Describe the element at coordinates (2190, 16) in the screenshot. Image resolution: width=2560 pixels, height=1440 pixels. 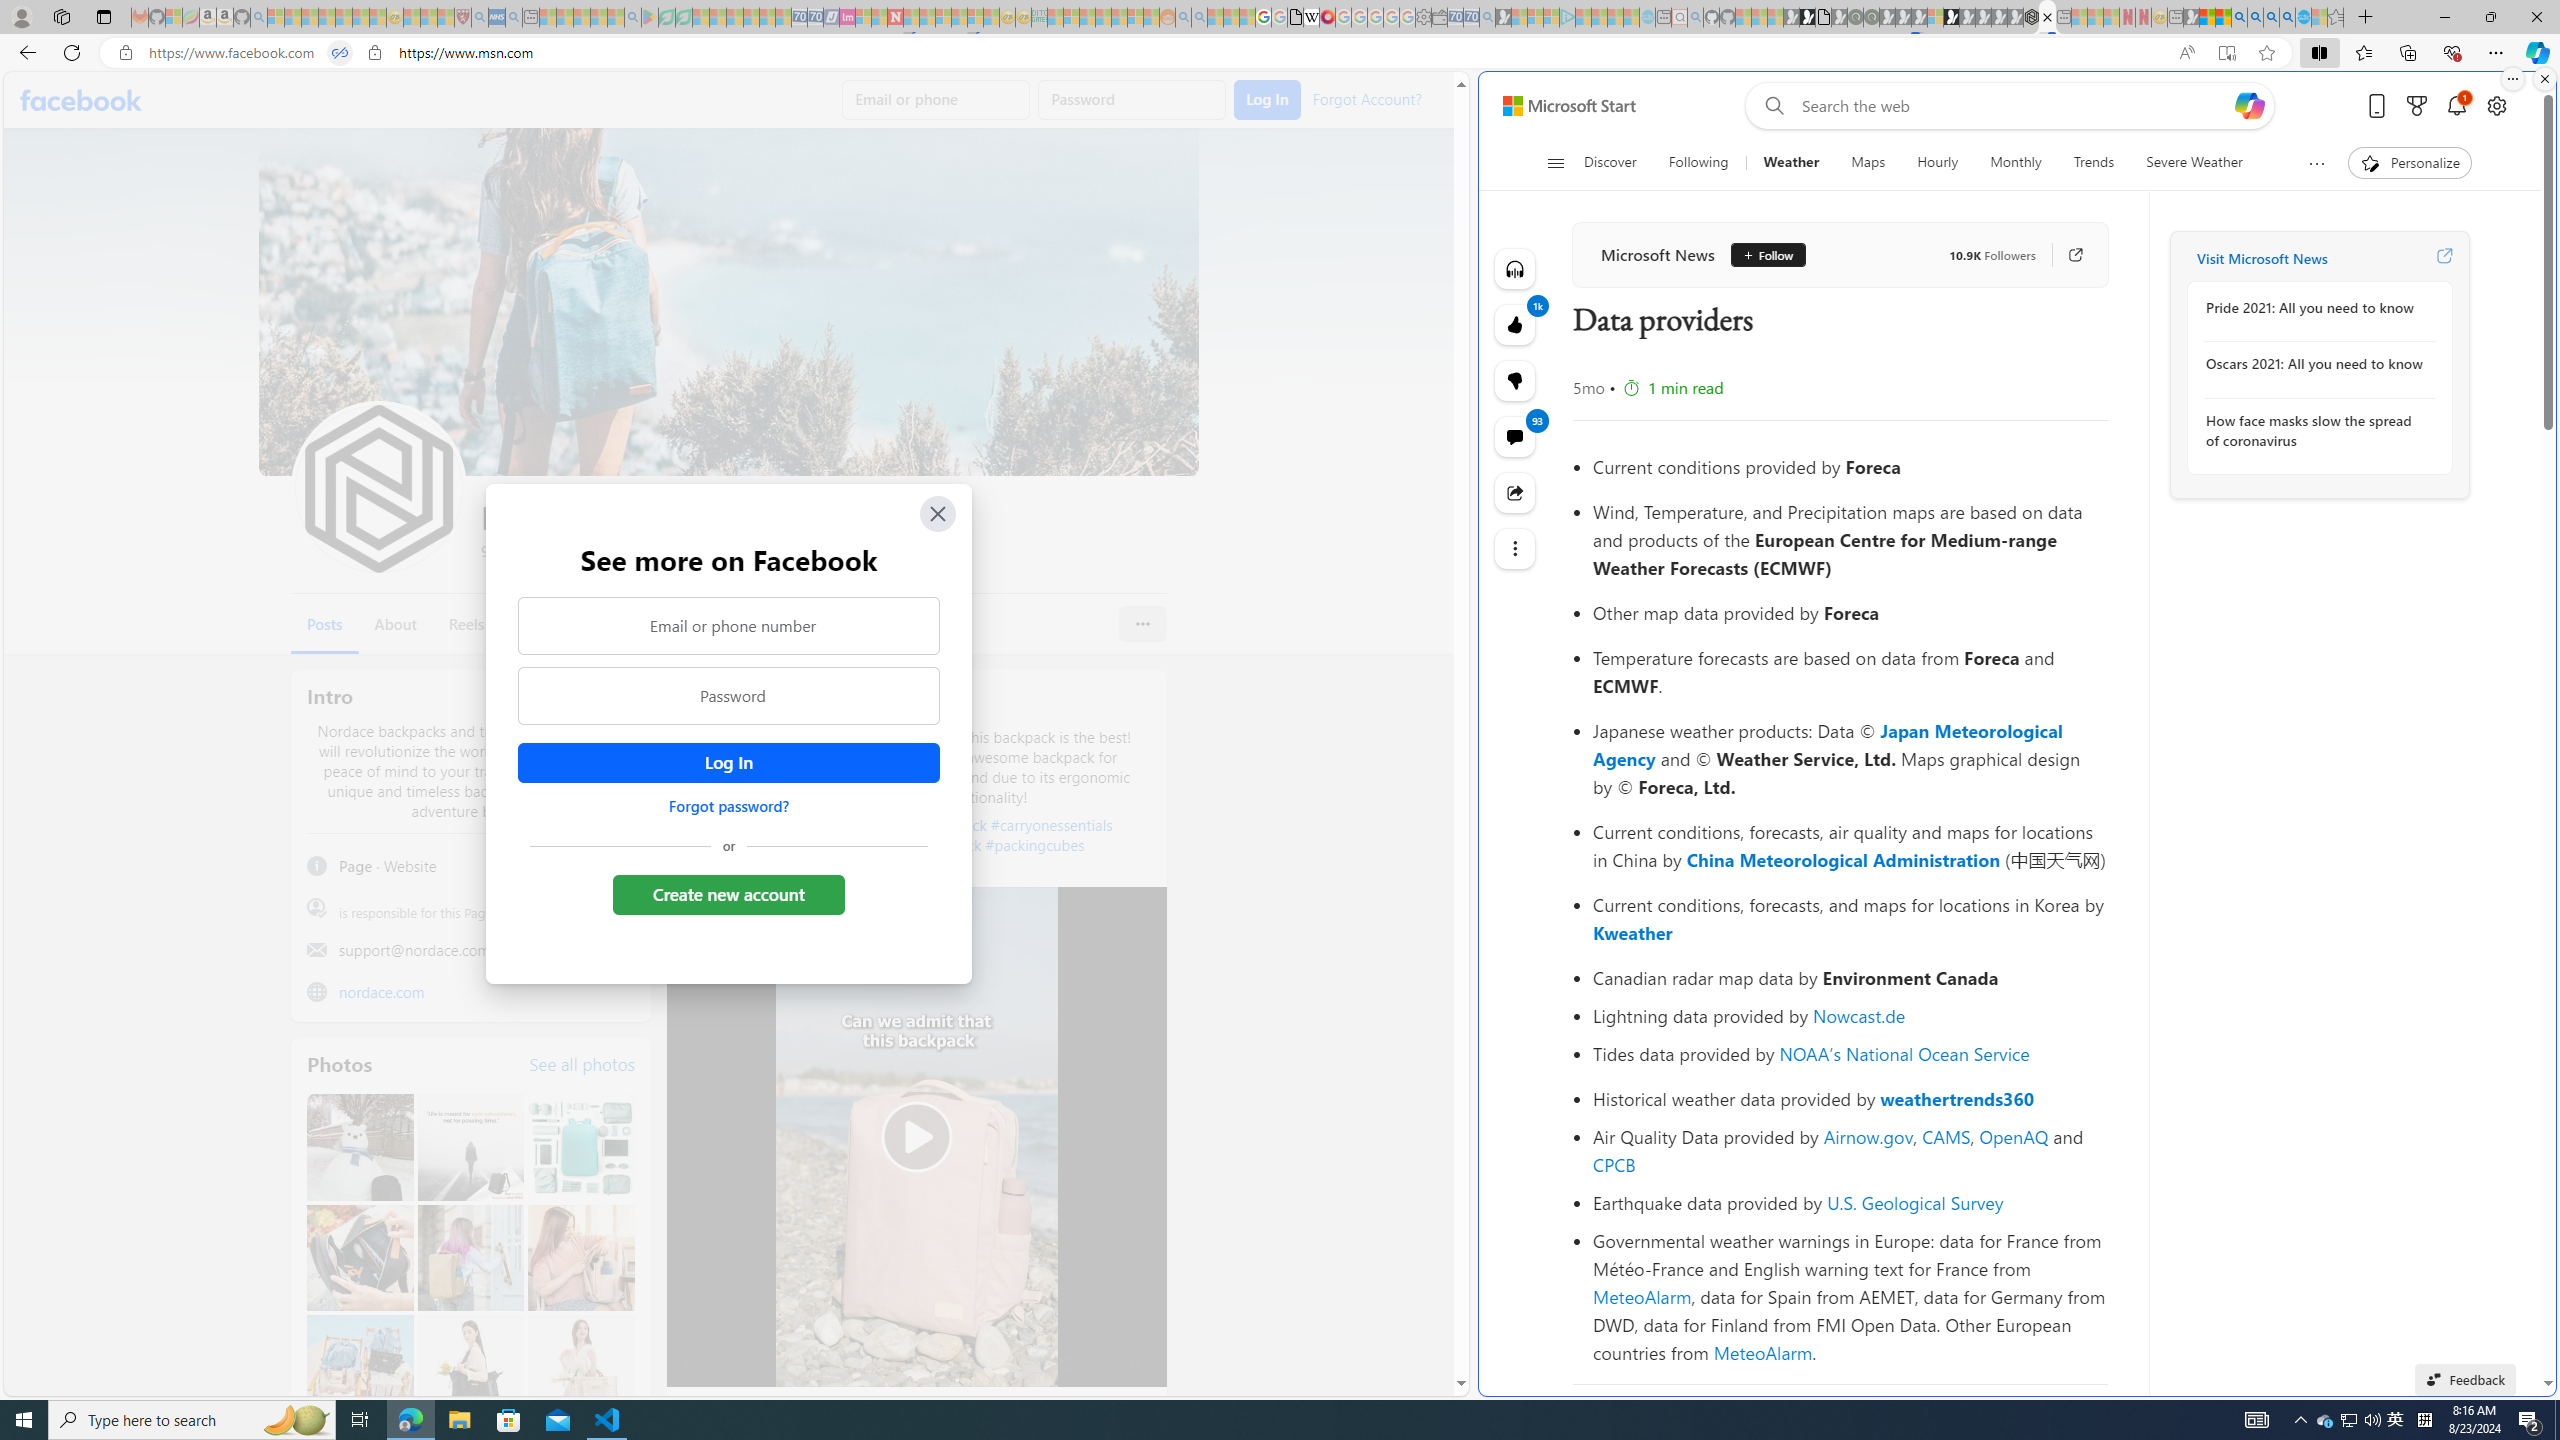
I see `'MSN - Sleeping'` at that location.